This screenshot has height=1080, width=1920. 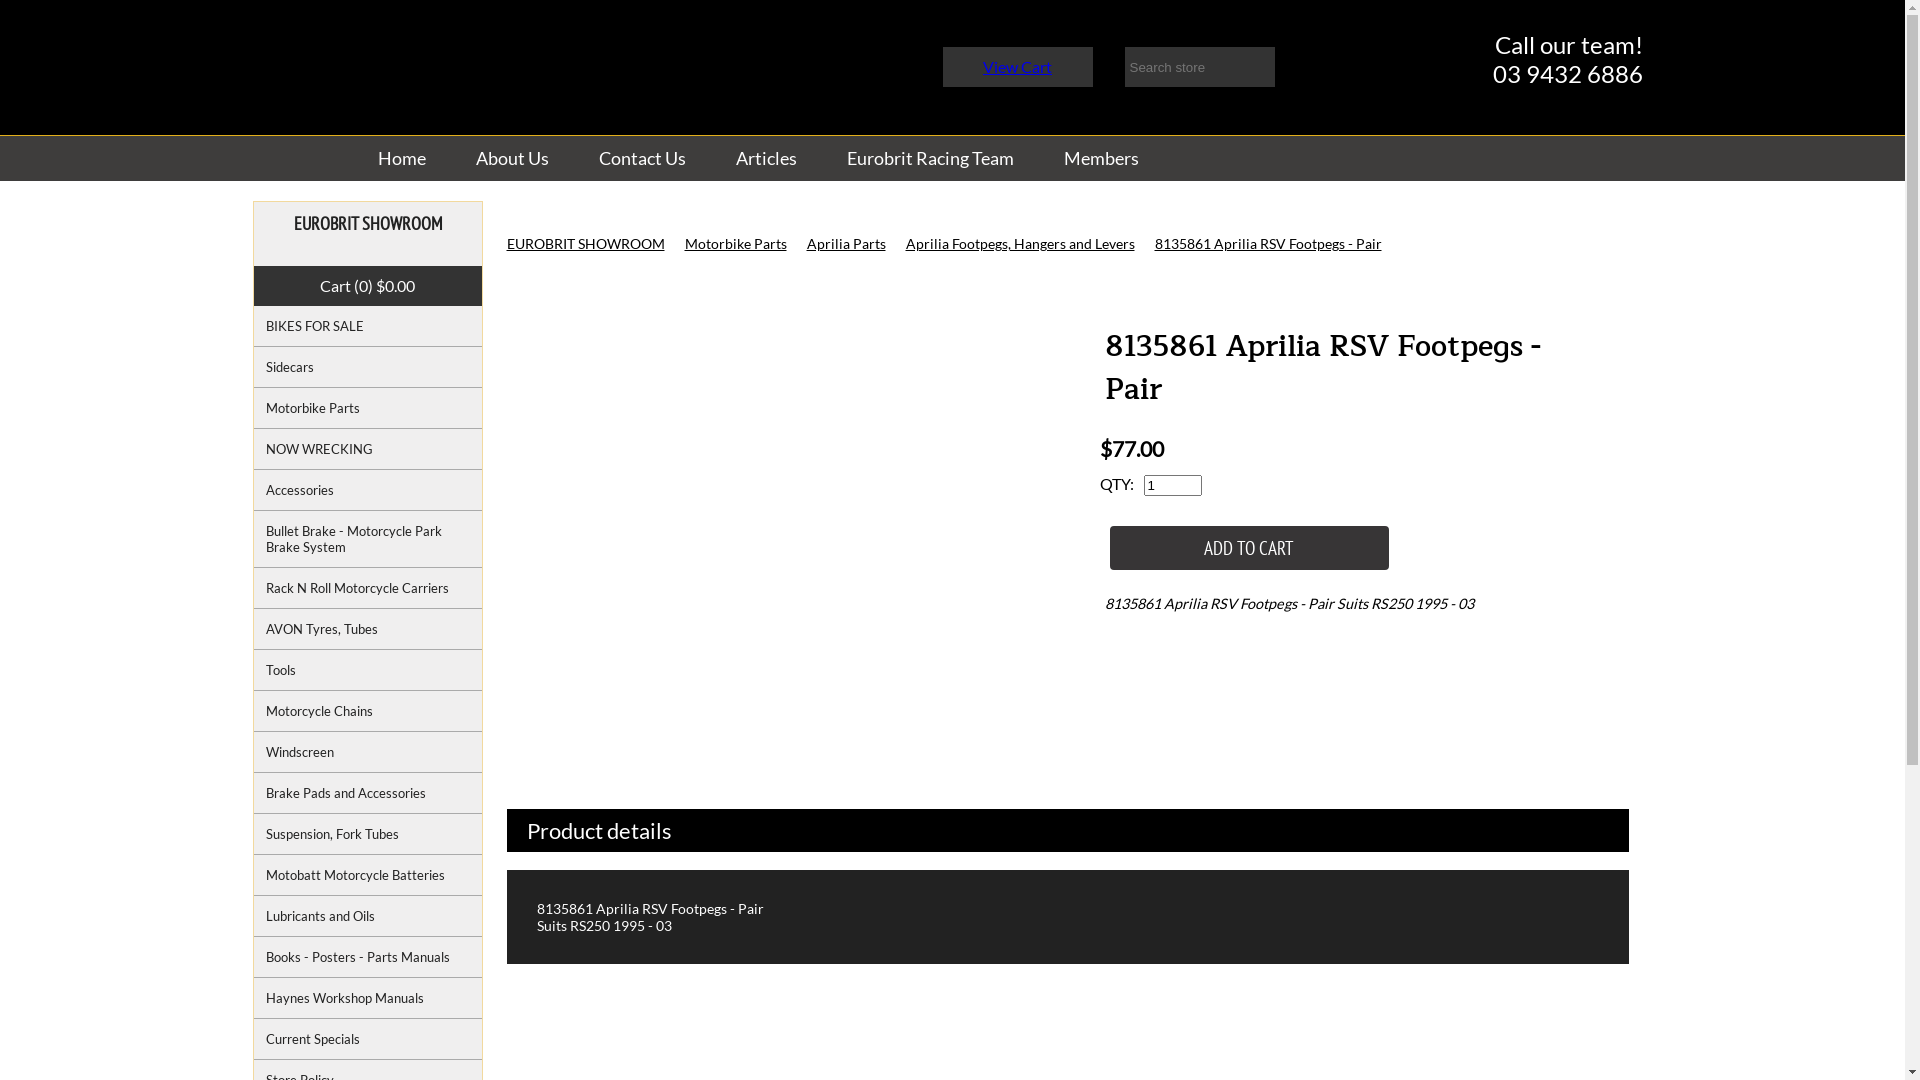 I want to click on 'Aprilia Footpegs, Hangers and Levers', so click(x=1020, y=242).